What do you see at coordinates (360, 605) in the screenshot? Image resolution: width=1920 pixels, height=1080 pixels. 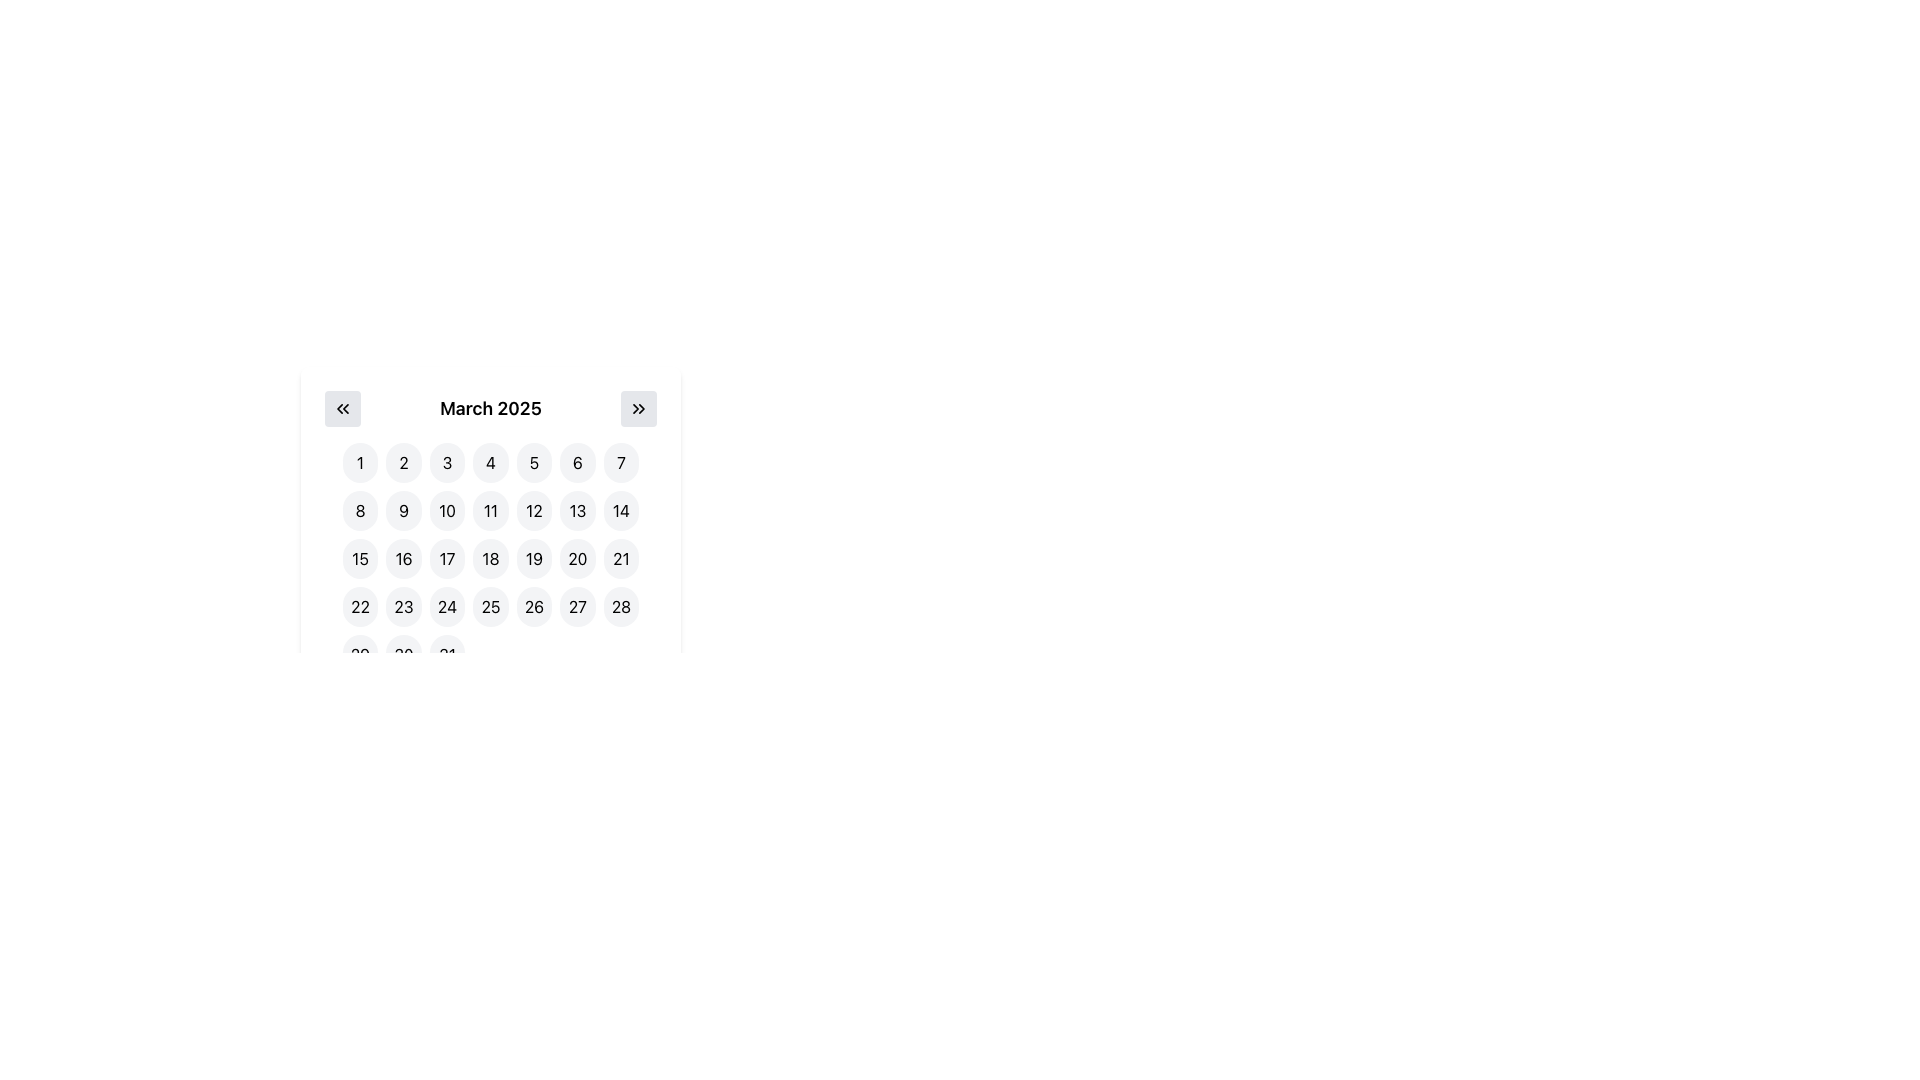 I see `the button representing the 22nd day of the month in the calendar` at bounding box center [360, 605].